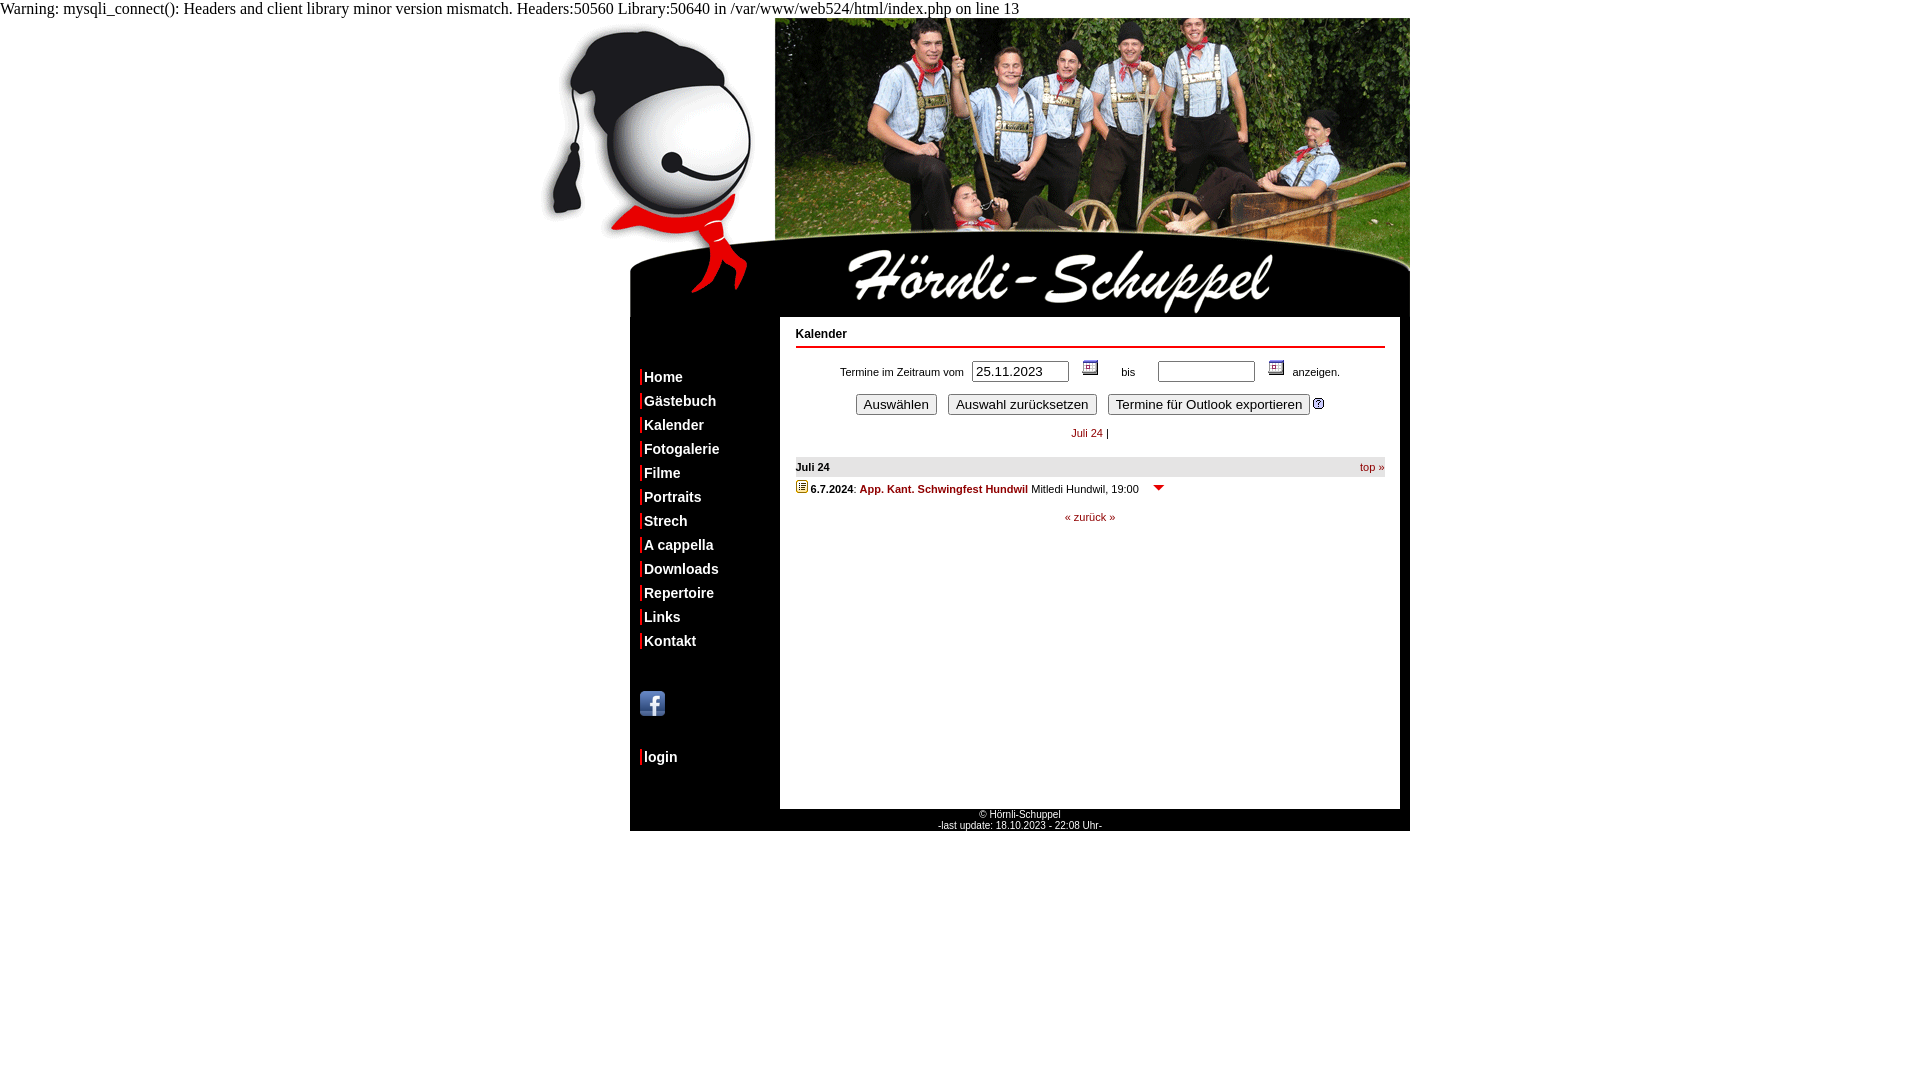 The width and height of the screenshot is (1920, 1080). What do you see at coordinates (710, 423) in the screenshot?
I see `'Kalender'` at bounding box center [710, 423].